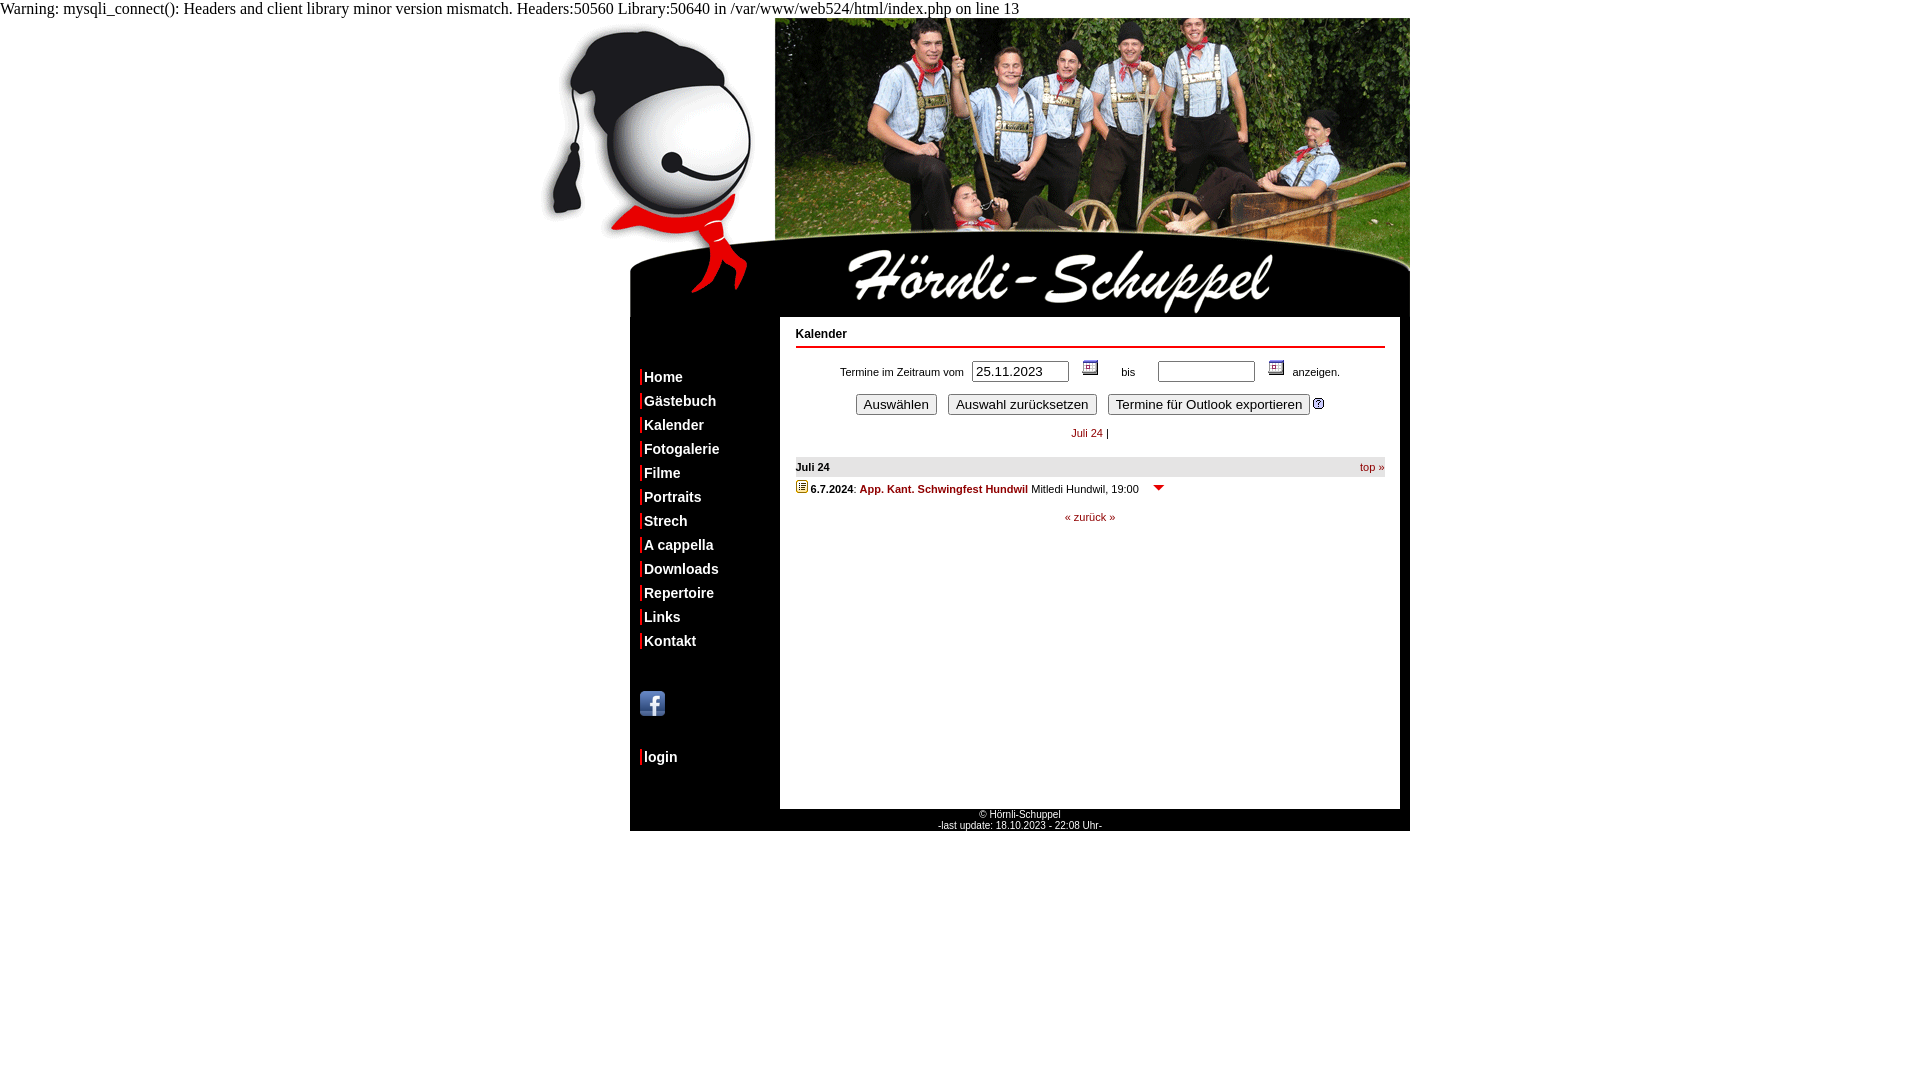 The width and height of the screenshot is (1920, 1080). What do you see at coordinates (710, 423) in the screenshot?
I see `'Kalender'` at bounding box center [710, 423].